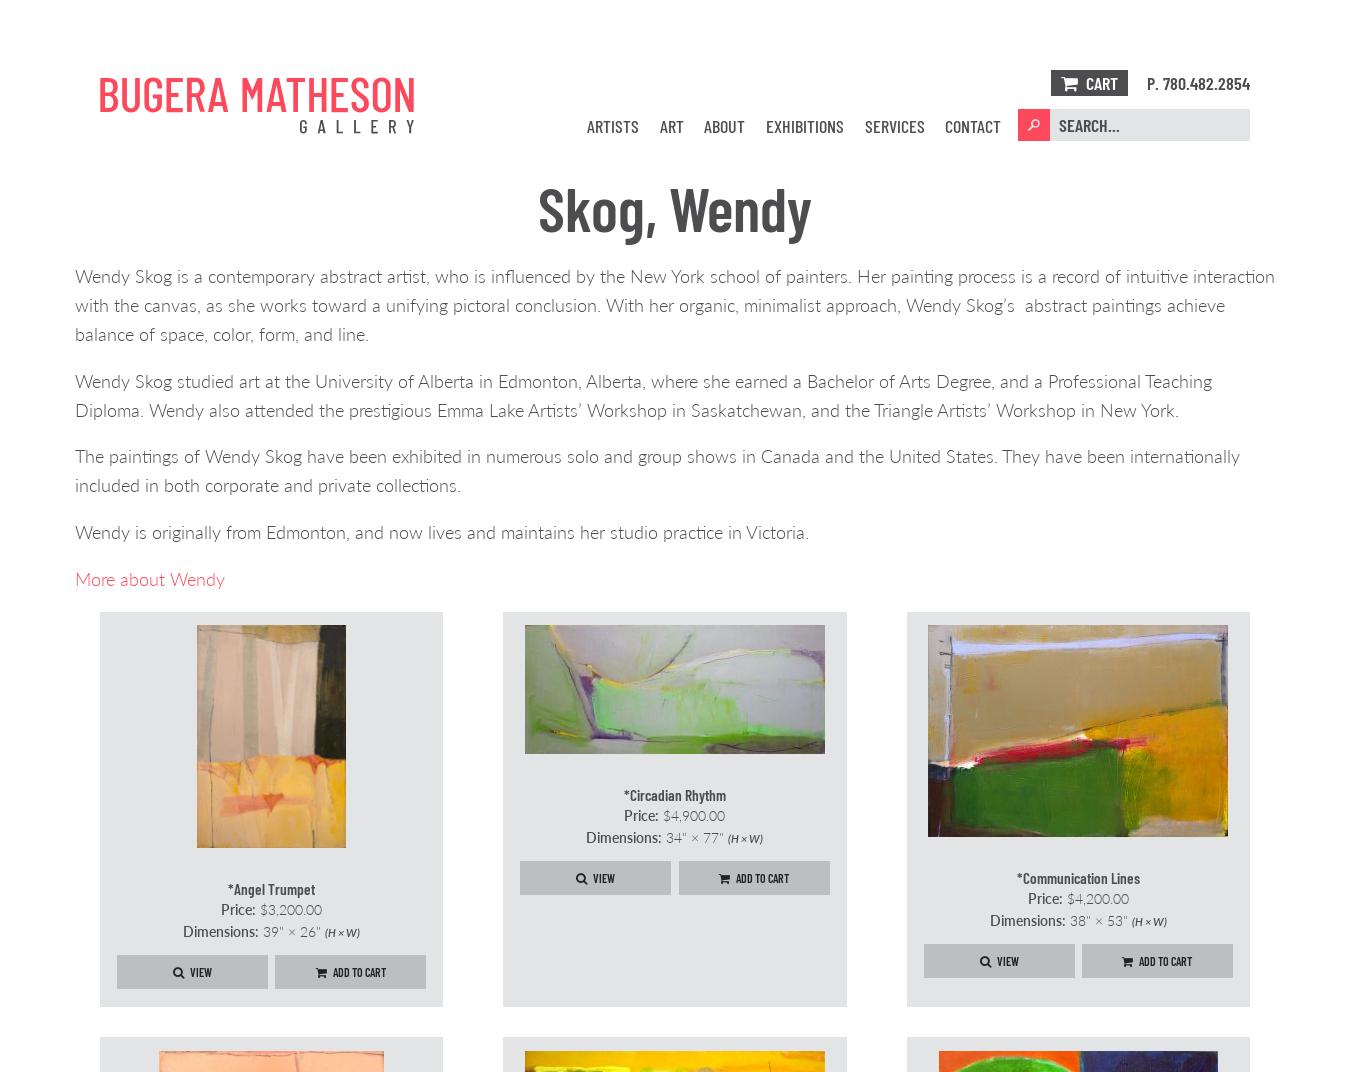 The height and width of the screenshot is (1072, 1350). I want to click on 'Wendy Skog studied art at the University of Alberta in Edmonton, Alberta, where she earned a Bachelor of Arts Degree, and a Professional Teaching Diploma. Wendy also attended the prestigious Emma Lake Artists’ Workshop in Saskatchewan, and the Triangle Artists’ Workshop in New York.', so click(643, 393).